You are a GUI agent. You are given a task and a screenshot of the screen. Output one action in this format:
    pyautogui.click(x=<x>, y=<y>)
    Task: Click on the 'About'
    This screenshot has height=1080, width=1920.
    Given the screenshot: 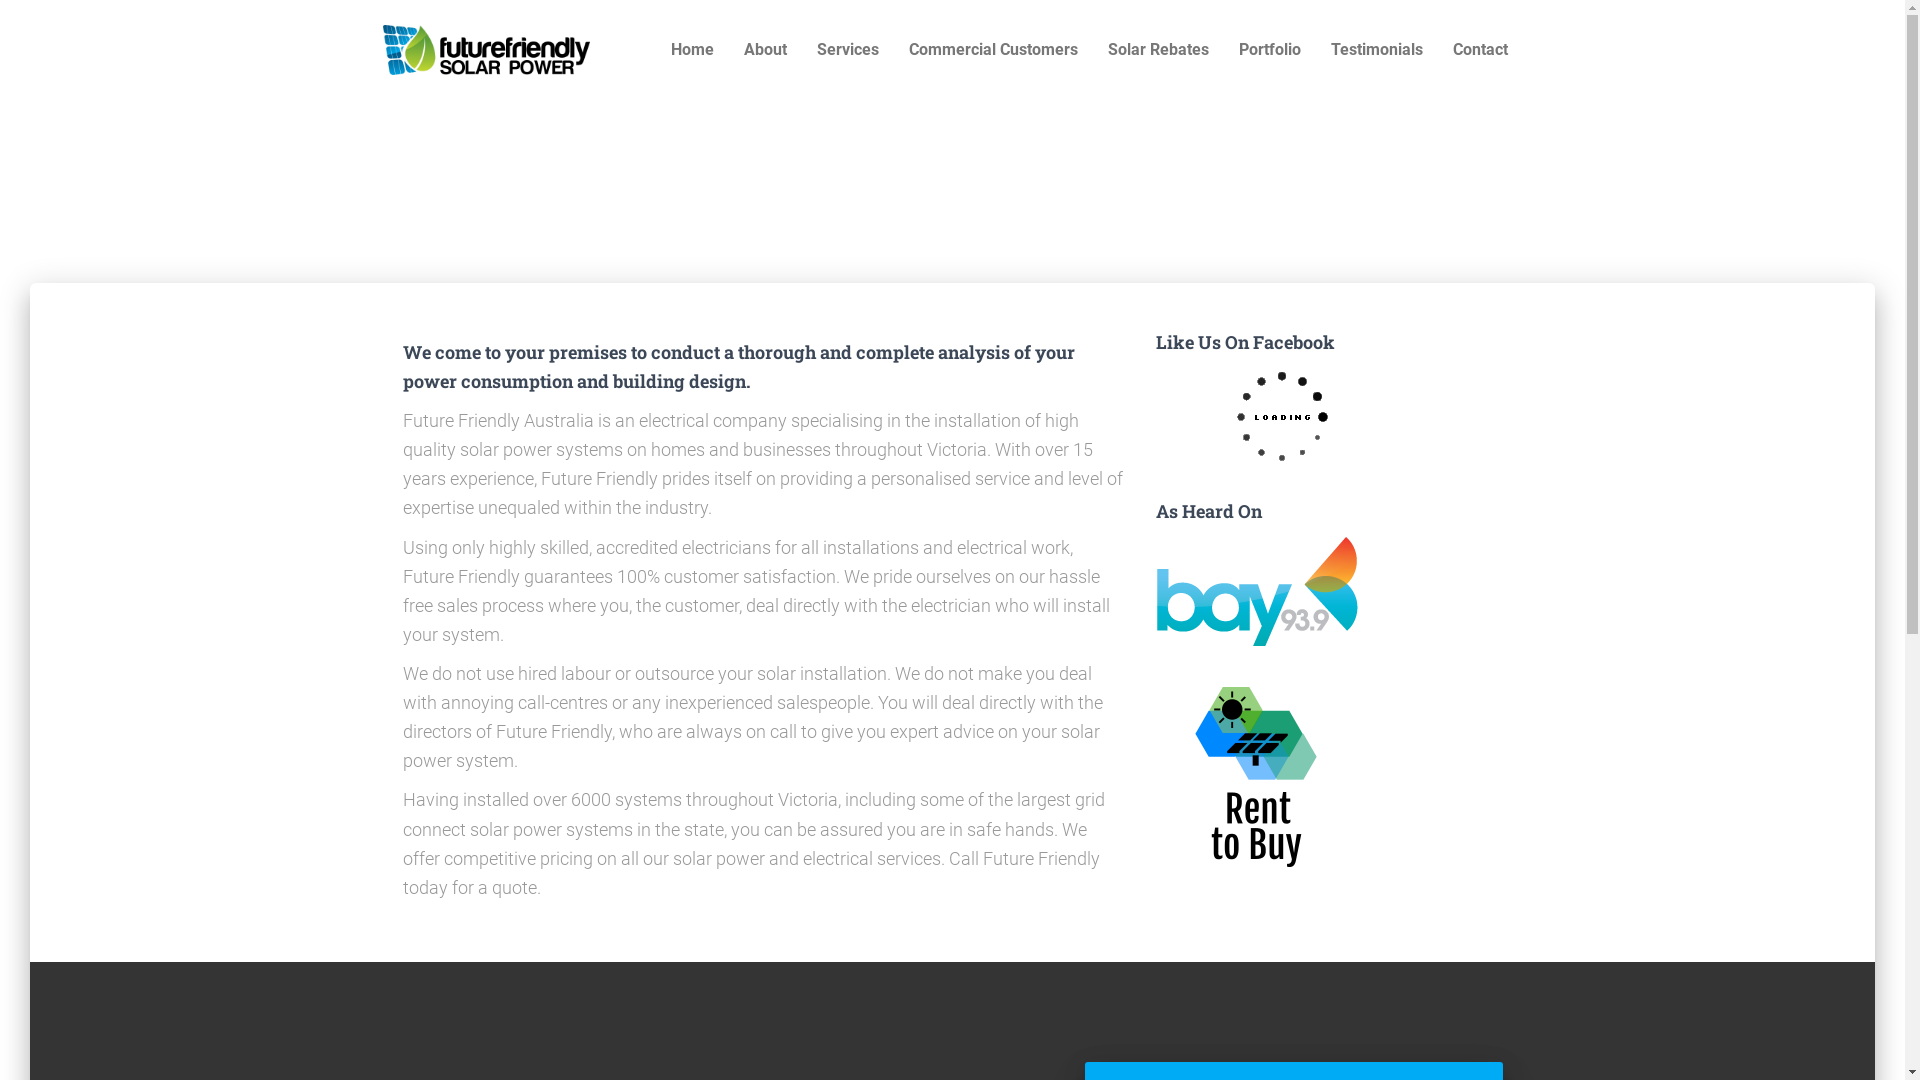 What is the action you would take?
    pyautogui.click(x=763, y=49)
    